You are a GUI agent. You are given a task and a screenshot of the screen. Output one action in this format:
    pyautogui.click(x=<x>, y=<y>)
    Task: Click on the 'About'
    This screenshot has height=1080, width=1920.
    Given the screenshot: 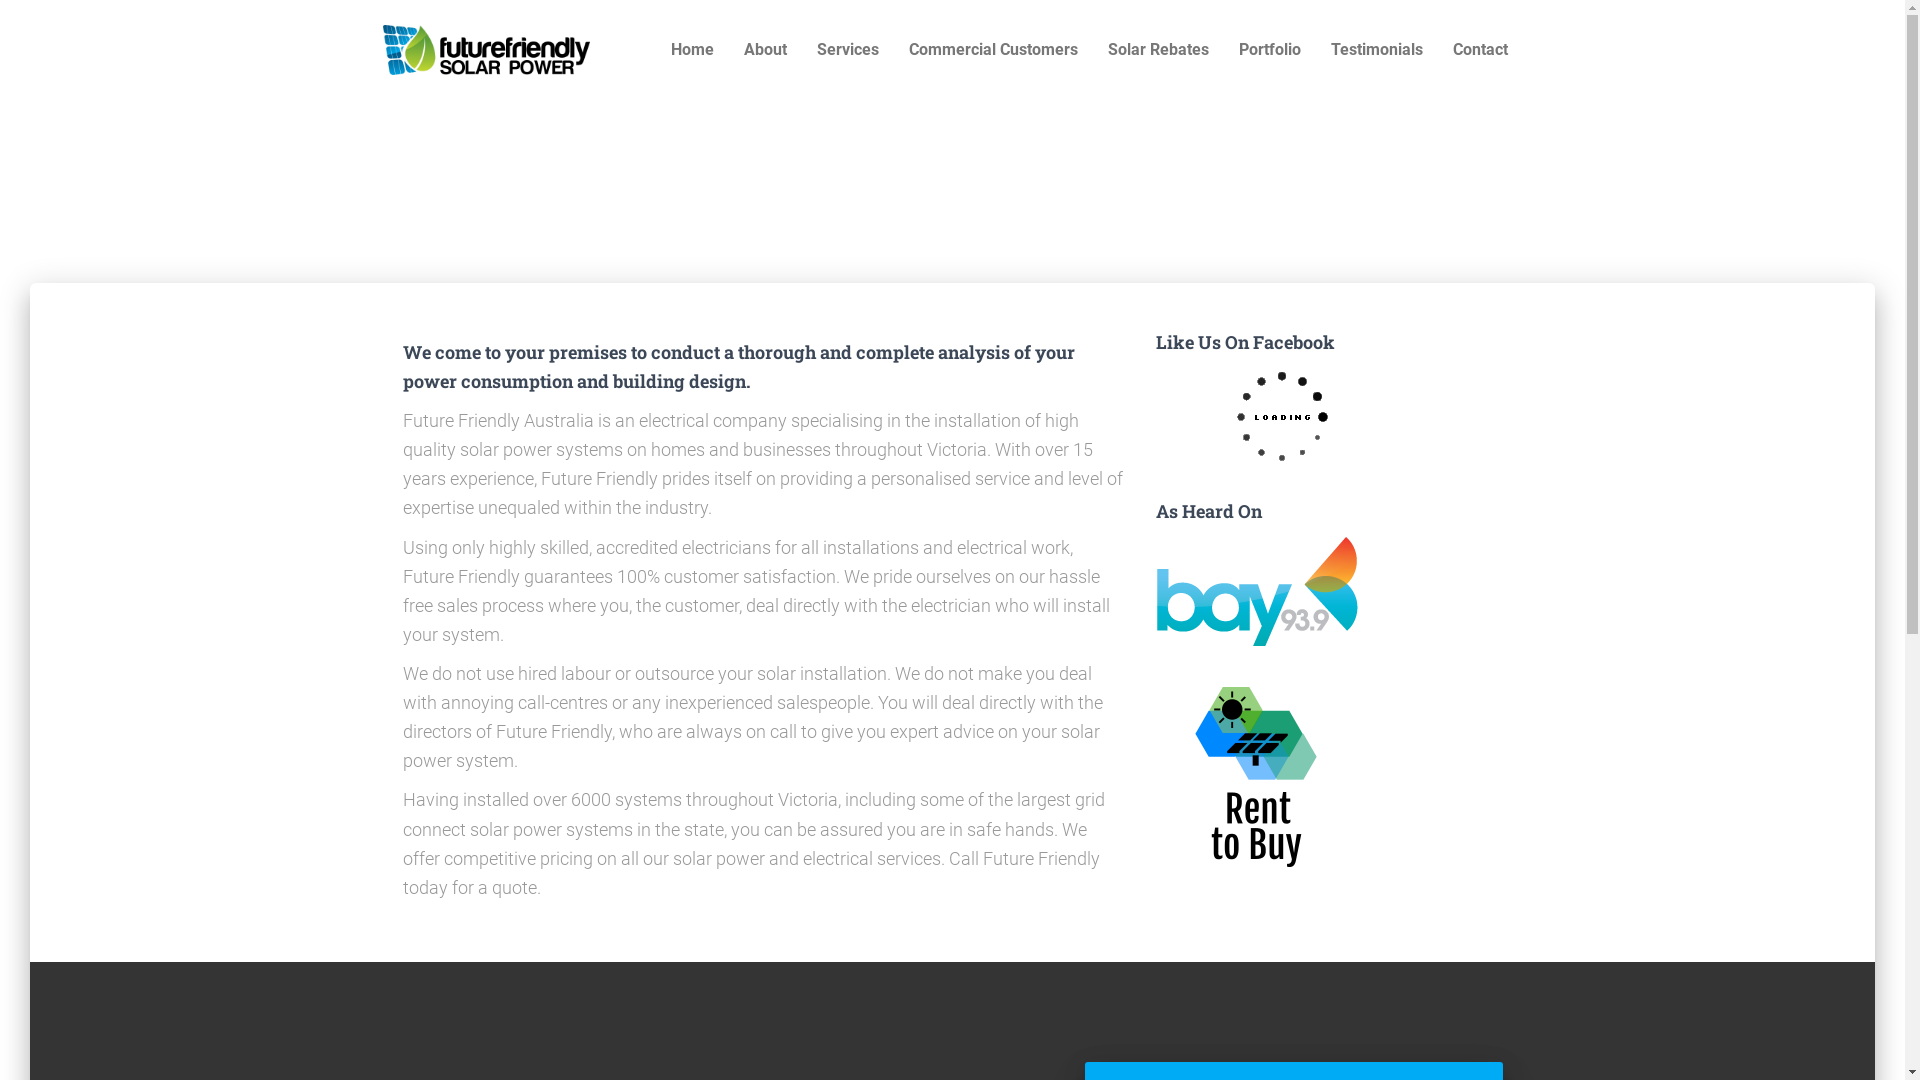 What is the action you would take?
    pyautogui.click(x=763, y=49)
    